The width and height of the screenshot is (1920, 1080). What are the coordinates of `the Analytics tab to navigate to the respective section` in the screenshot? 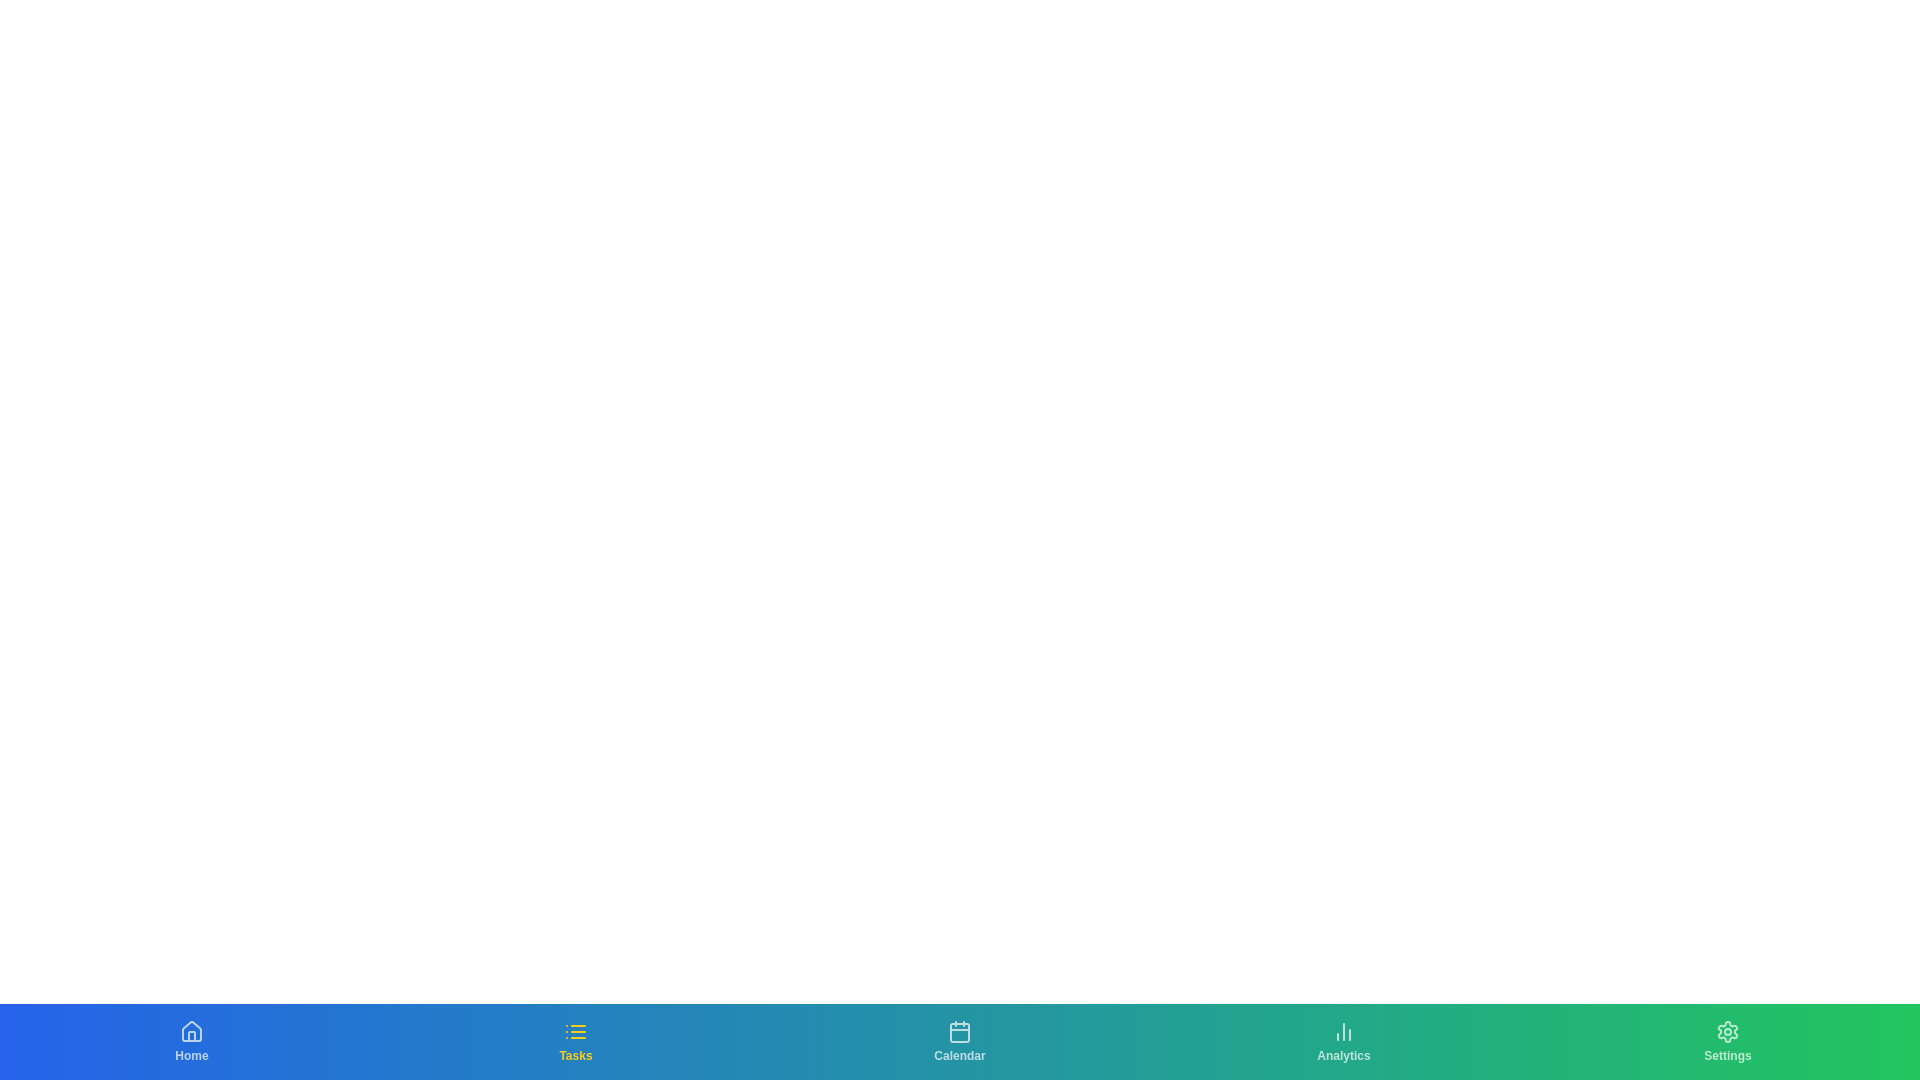 It's located at (1344, 1040).